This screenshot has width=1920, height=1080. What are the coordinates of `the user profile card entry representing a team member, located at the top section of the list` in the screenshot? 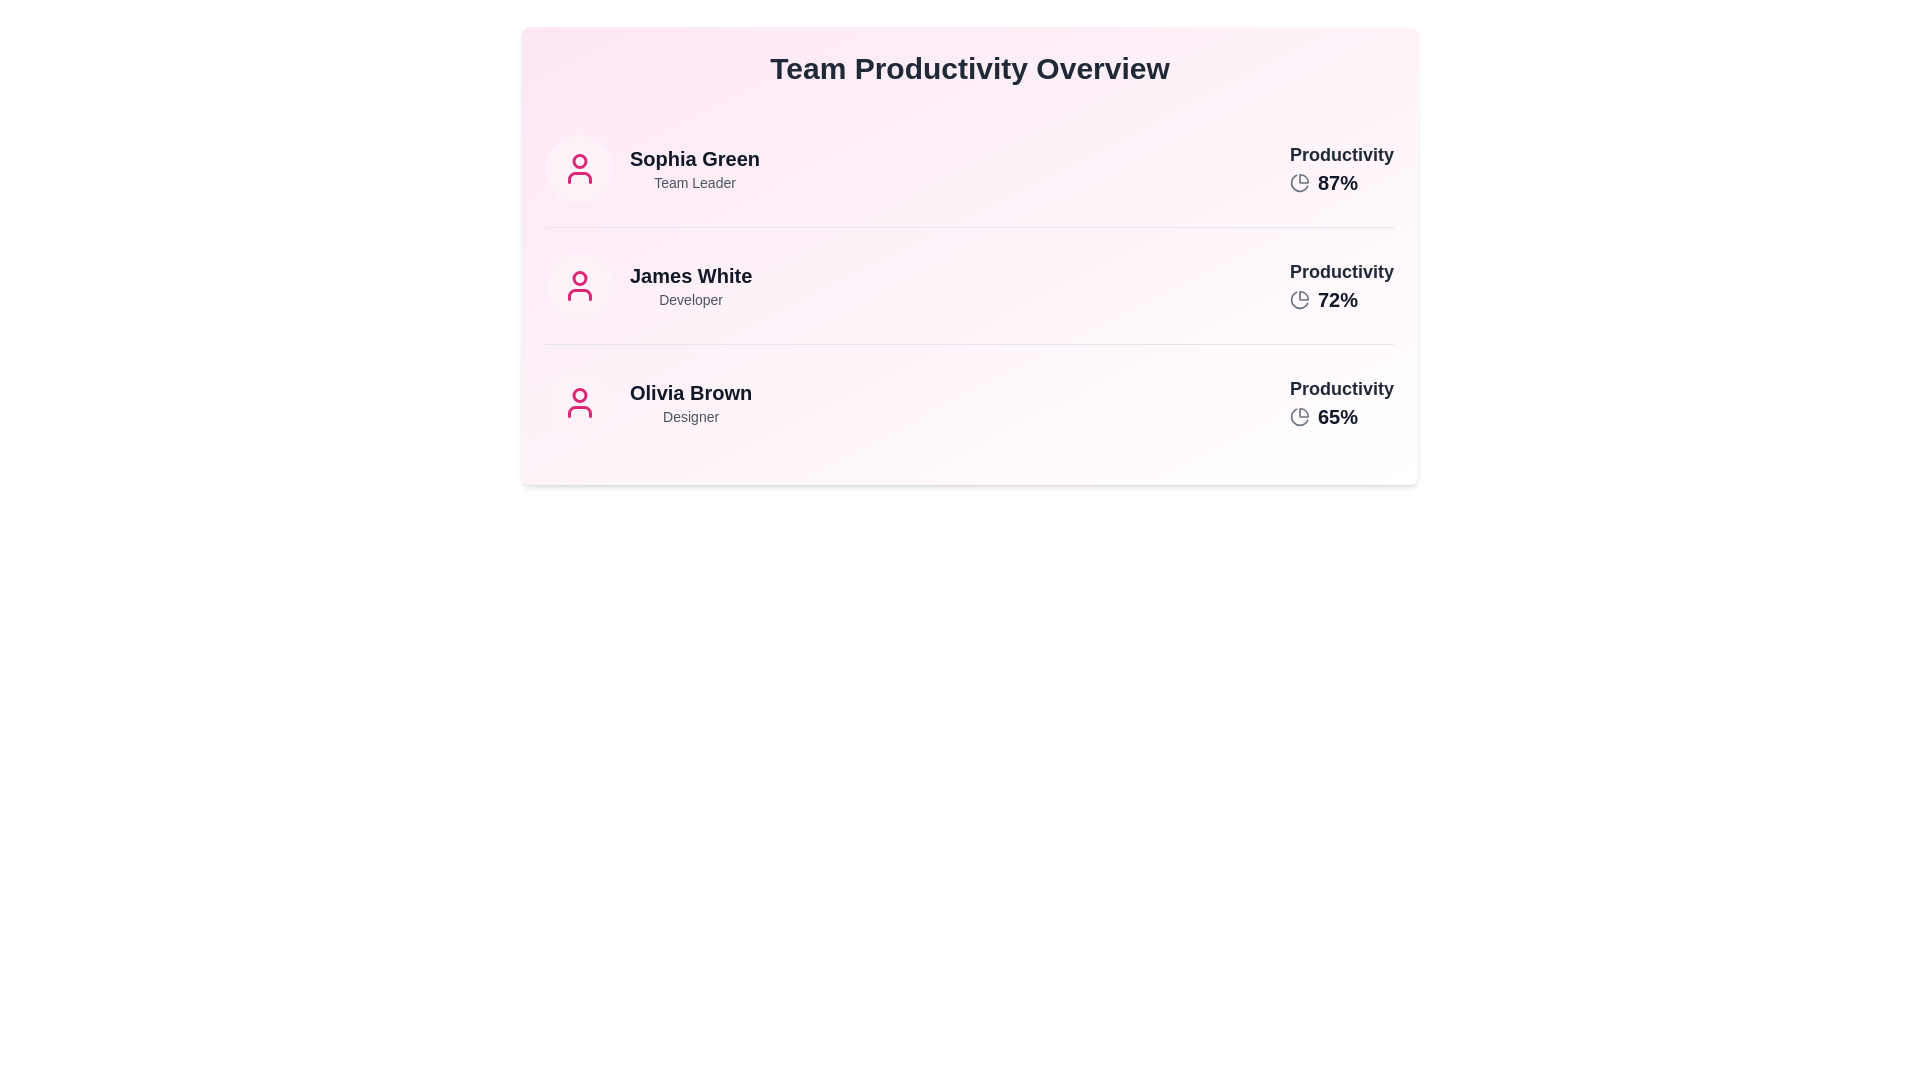 It's located at (652, 168).